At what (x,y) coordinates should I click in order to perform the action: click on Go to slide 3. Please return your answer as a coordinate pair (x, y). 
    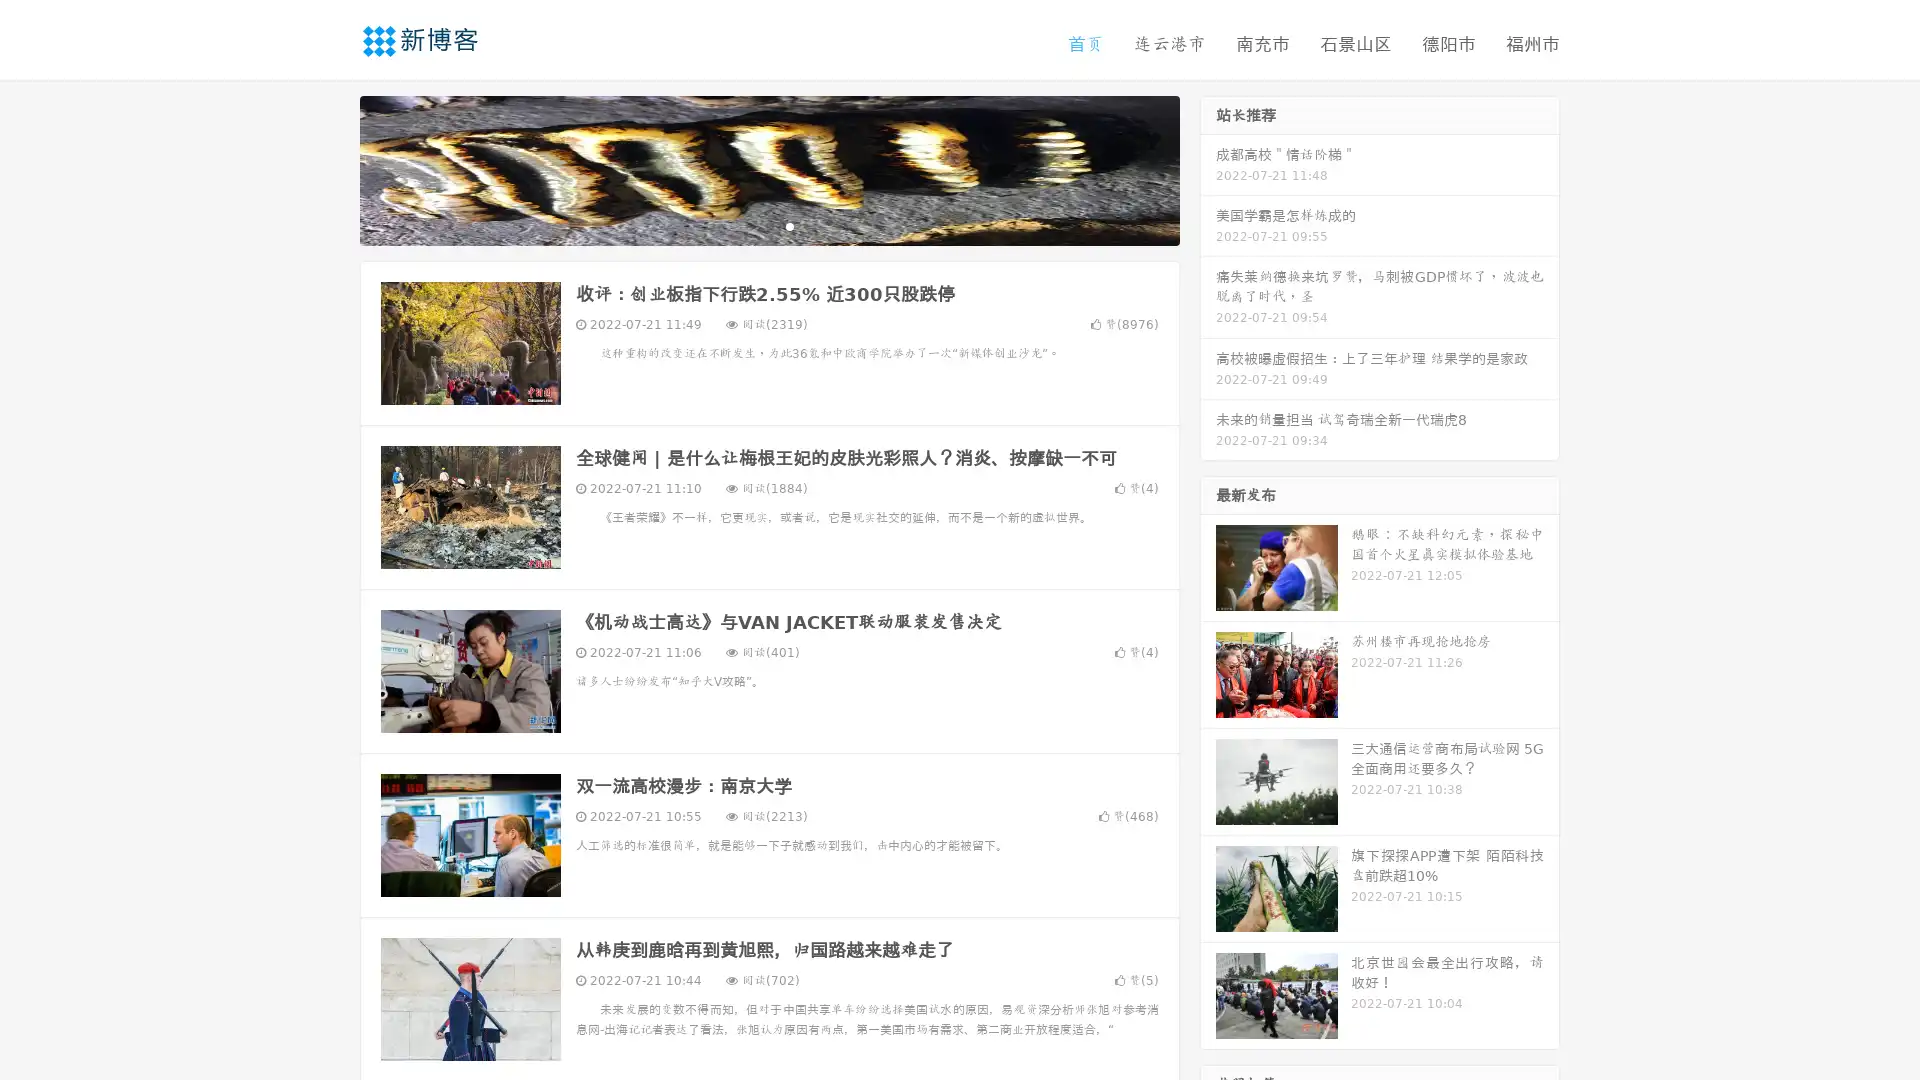
    Looking at the image, I should click on (789, 225).